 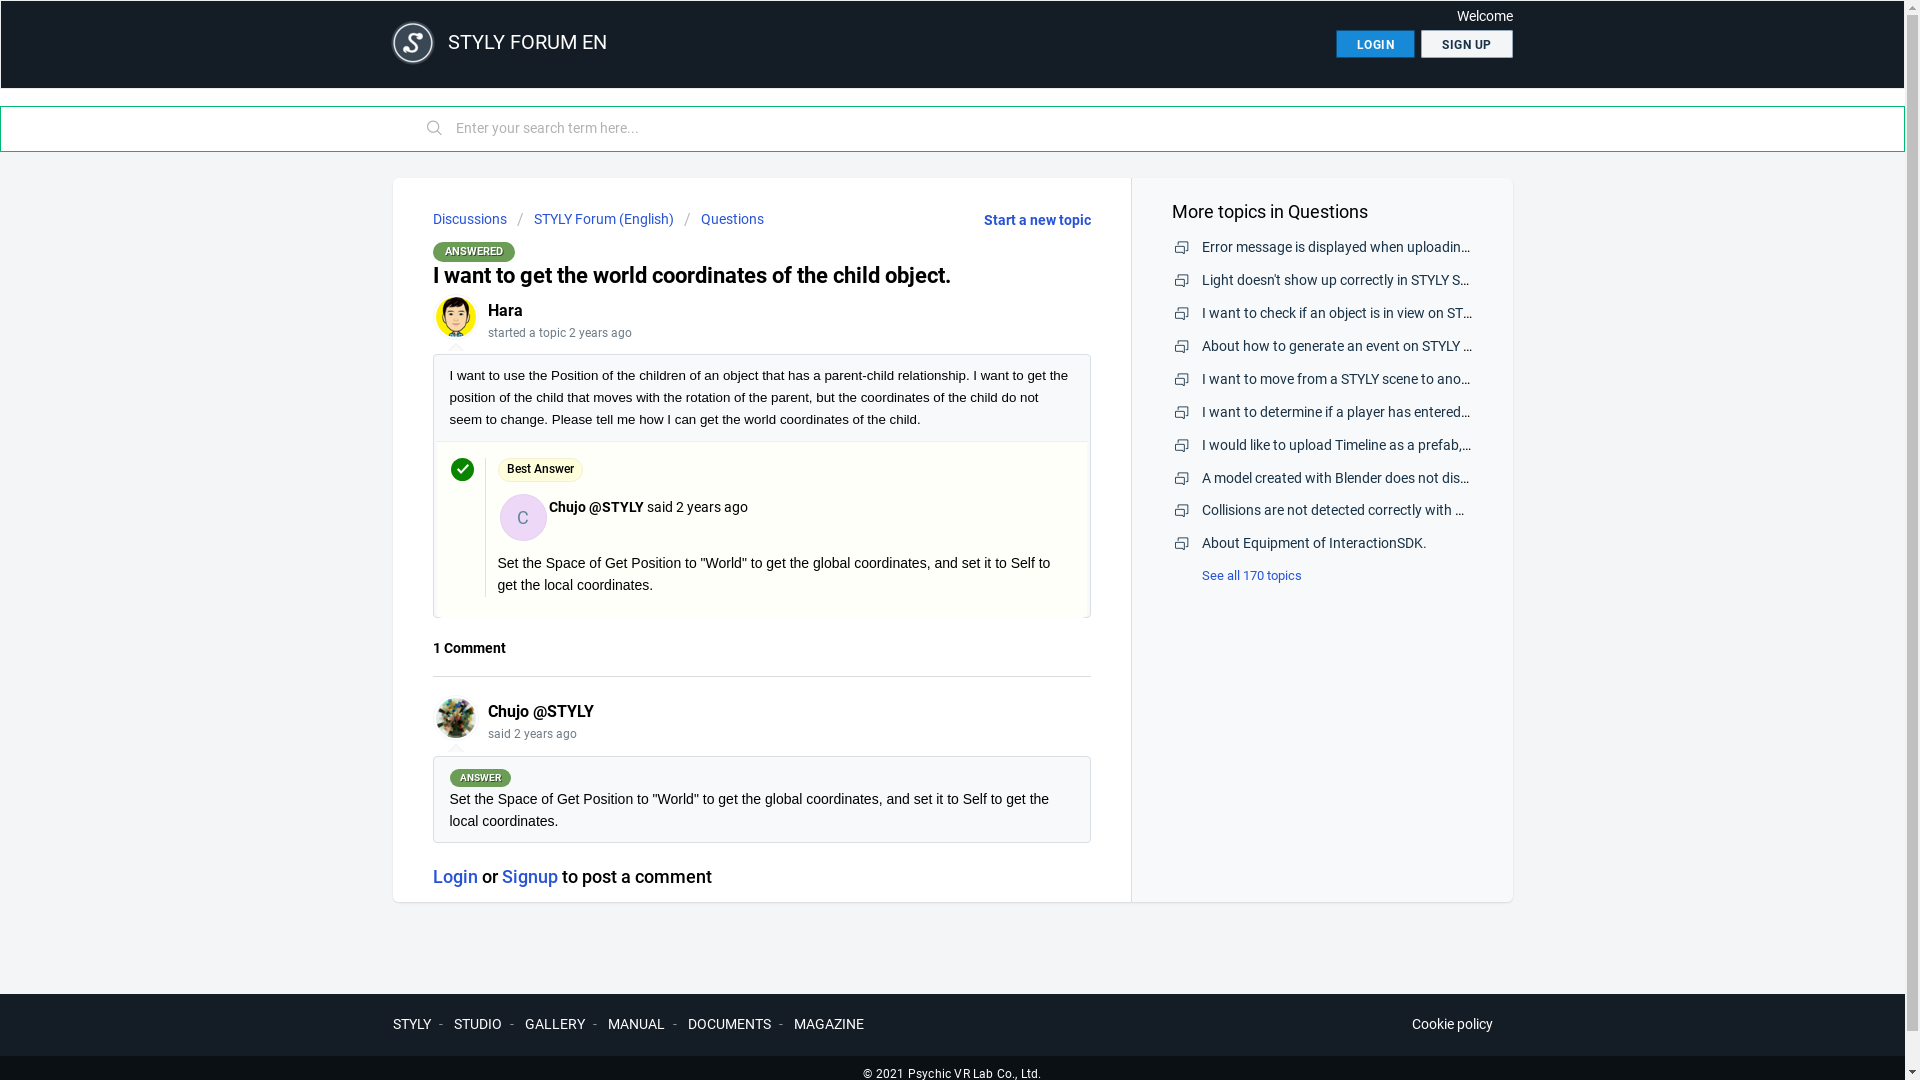 I want to click on 'LOGIN', so click(x=1335, y=43).